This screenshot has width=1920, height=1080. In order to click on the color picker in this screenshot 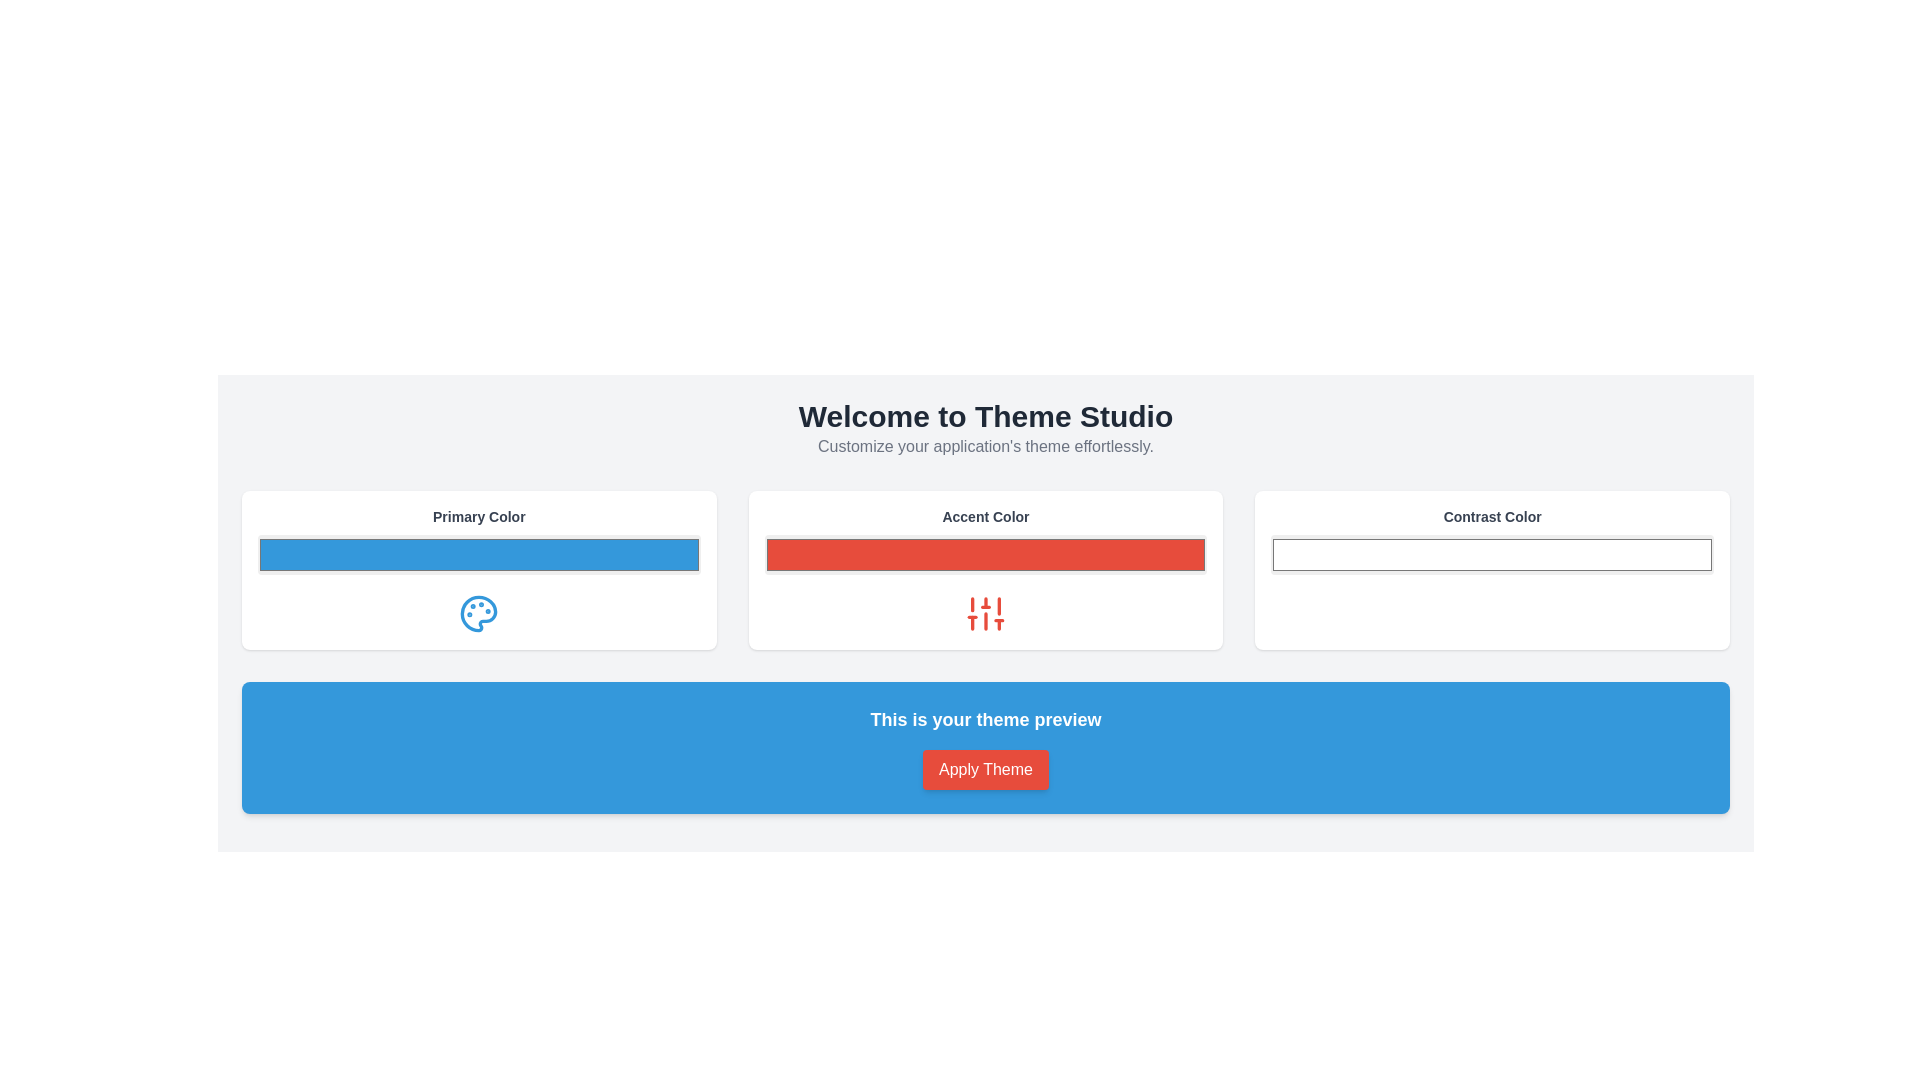, I will do `click(763, 555)`.